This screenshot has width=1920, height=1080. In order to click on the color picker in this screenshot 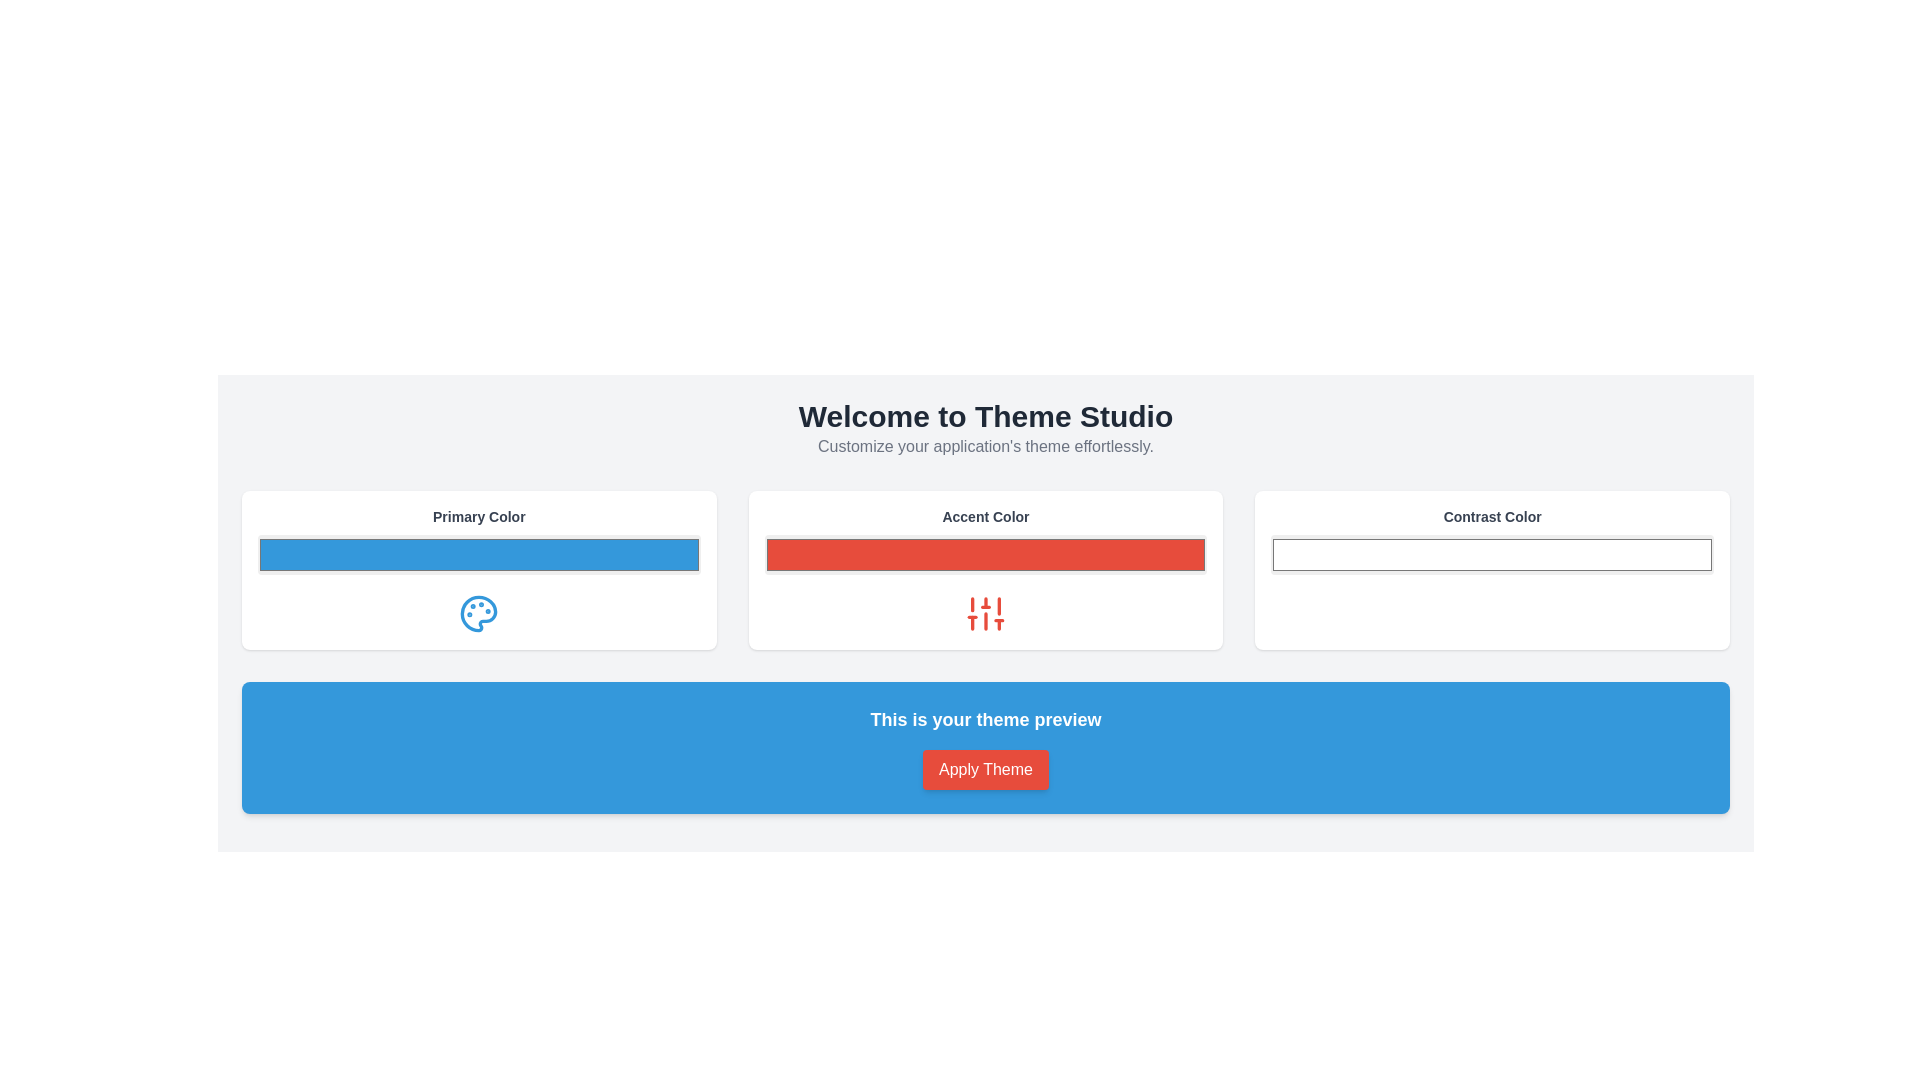, I will do `click(763, 555)`.